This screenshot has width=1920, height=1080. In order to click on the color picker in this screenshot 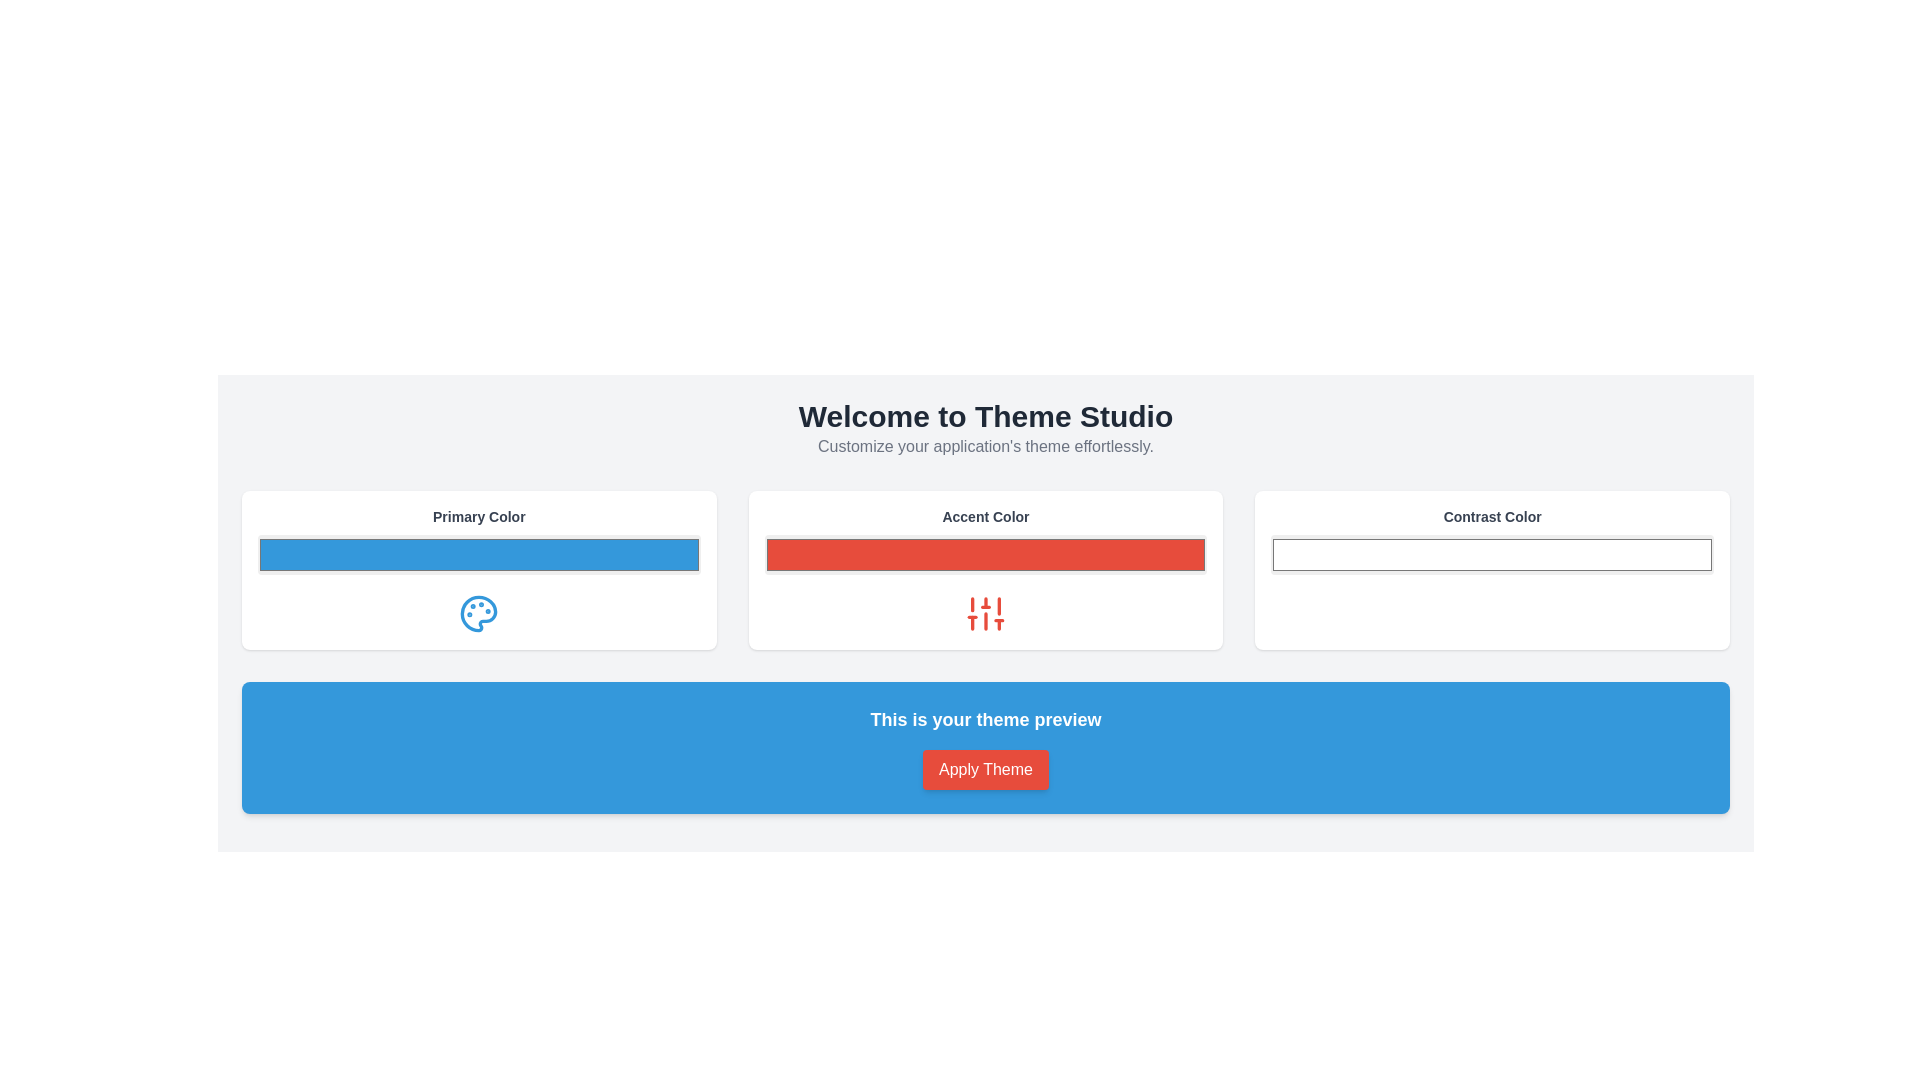, I will do `click(763, 555)`.